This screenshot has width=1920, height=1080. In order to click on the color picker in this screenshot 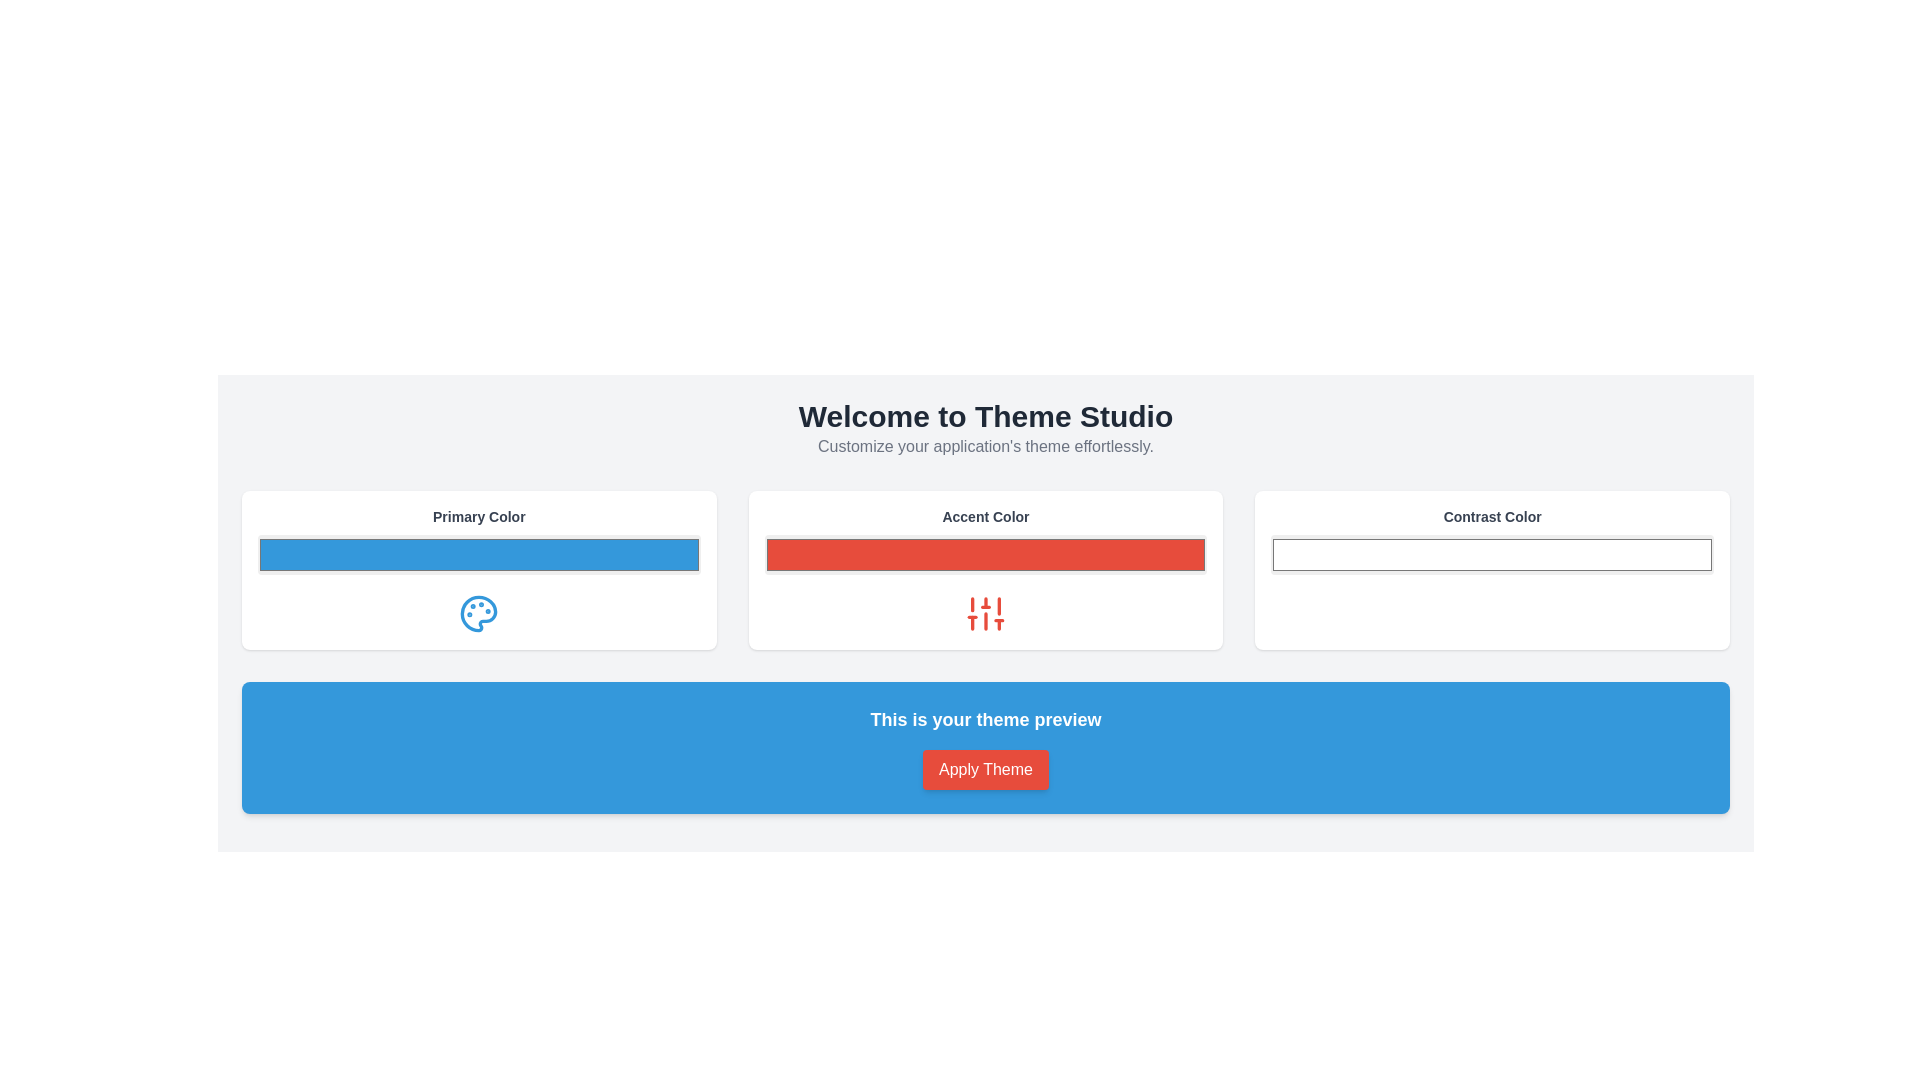, I will do `click(763, 555)`.